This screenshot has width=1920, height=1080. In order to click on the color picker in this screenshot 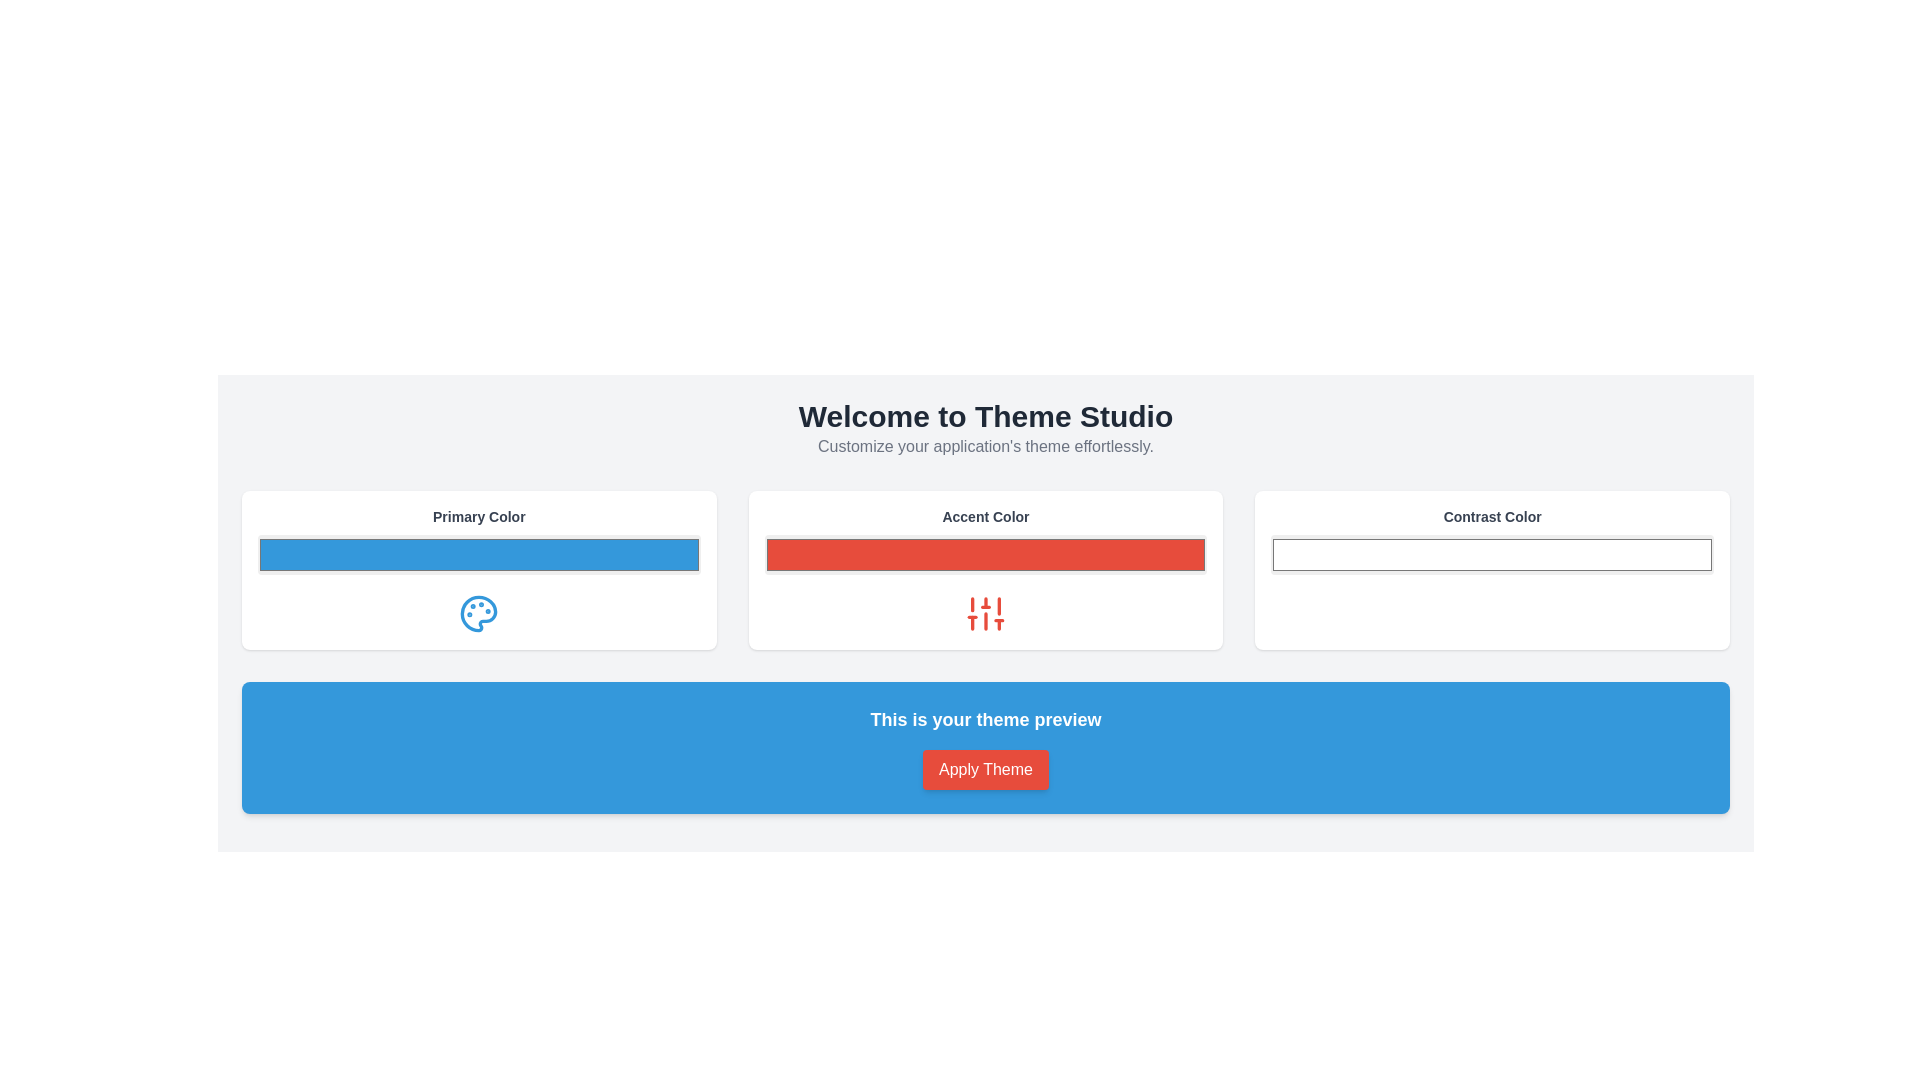, I will do `click(763, 555)`.